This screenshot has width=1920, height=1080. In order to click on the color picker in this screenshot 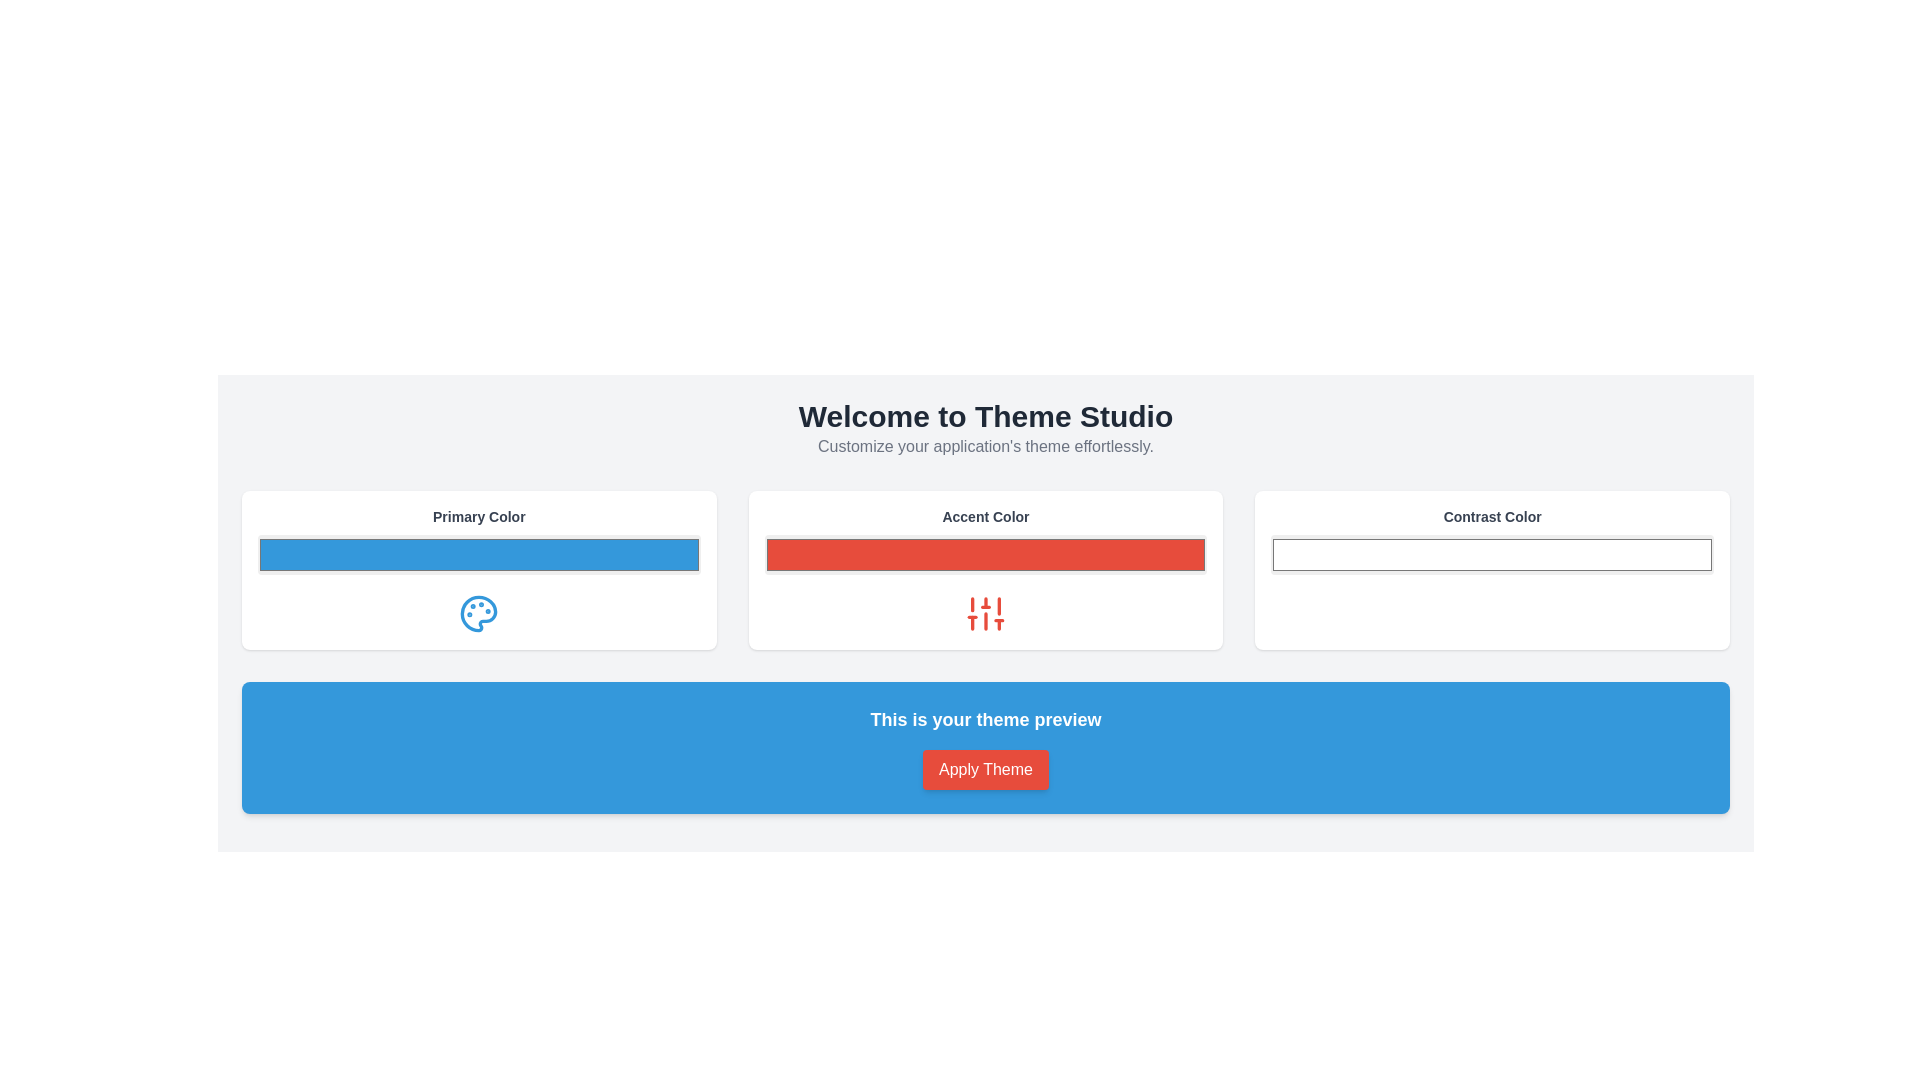, I will do `click(763, 555)`.